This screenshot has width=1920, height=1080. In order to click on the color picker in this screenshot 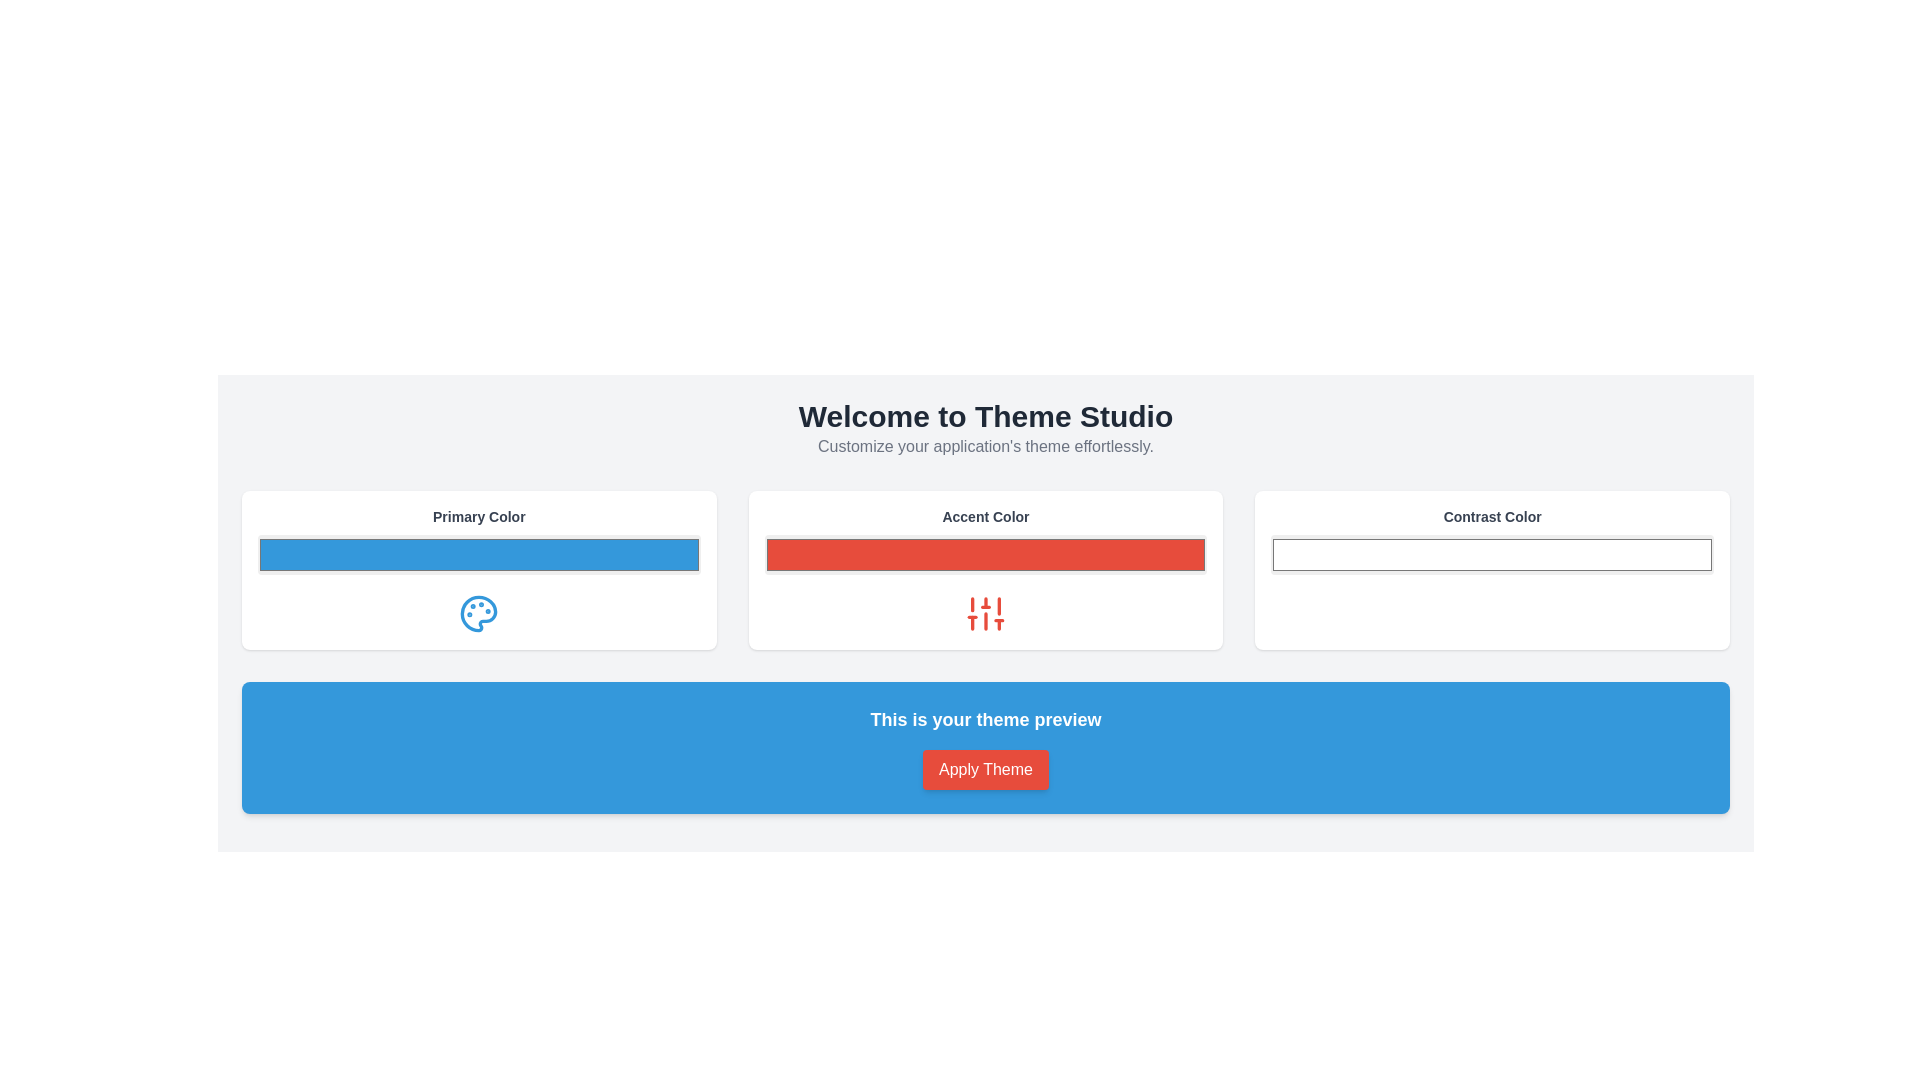, I will do `click(763, 555)`.